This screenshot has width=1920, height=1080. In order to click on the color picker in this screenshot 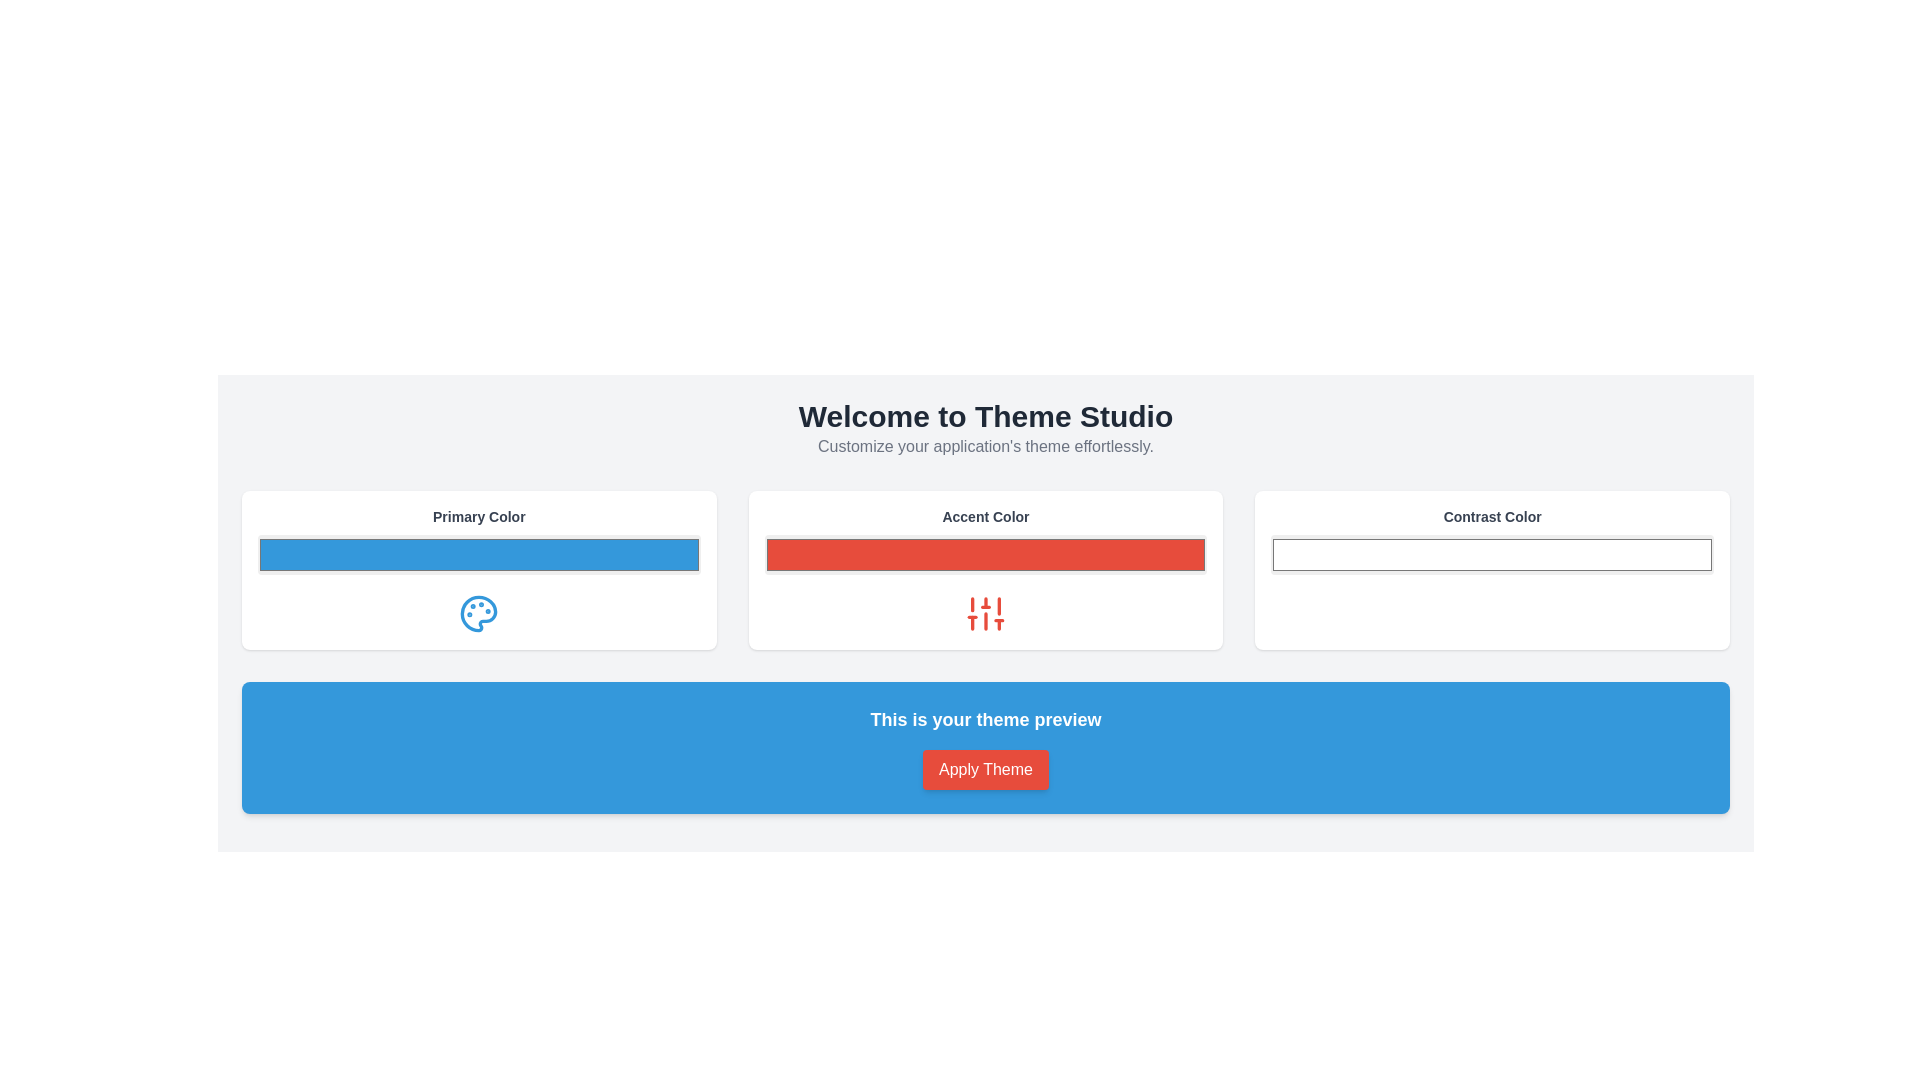, I will do `click(763, 555)`.